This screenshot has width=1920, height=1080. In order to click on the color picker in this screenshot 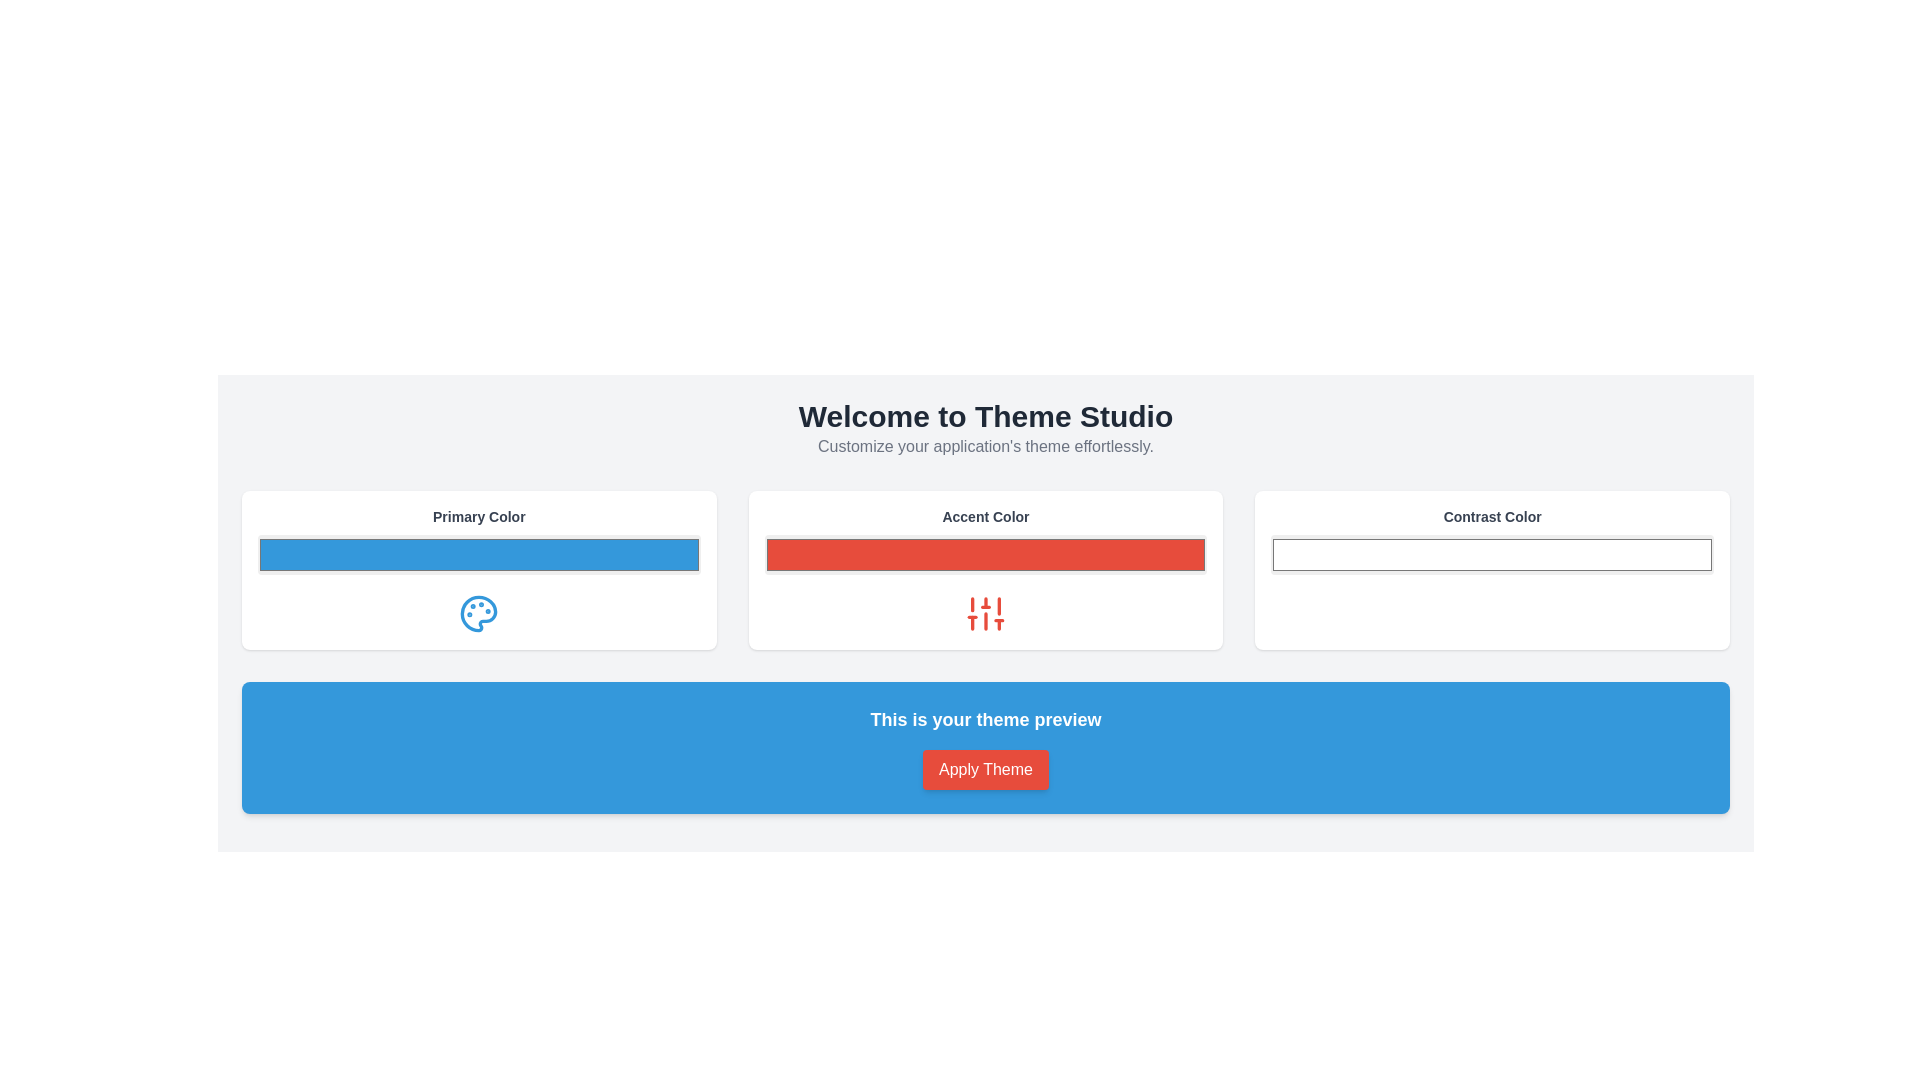, I will do `click(763, 555)`.